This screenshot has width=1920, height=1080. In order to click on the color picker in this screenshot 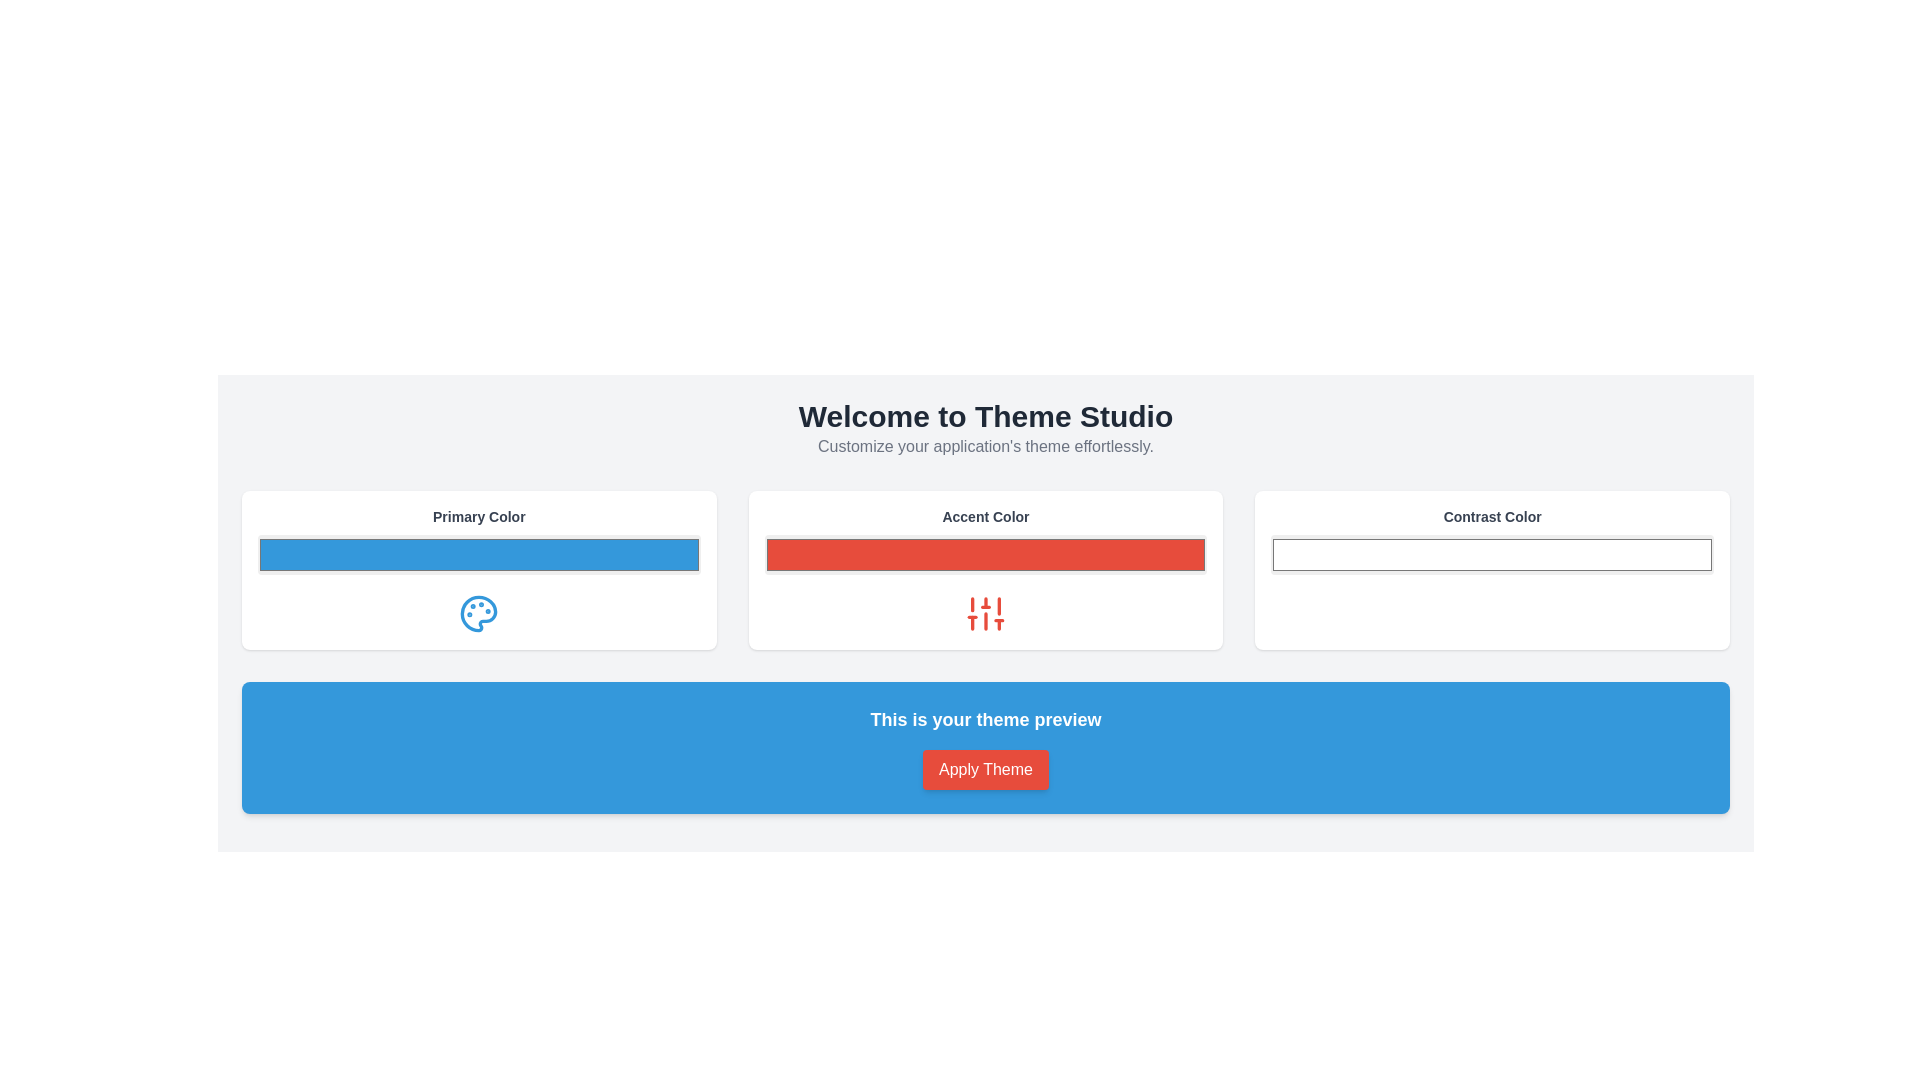, I will do `click(763, 555)`.